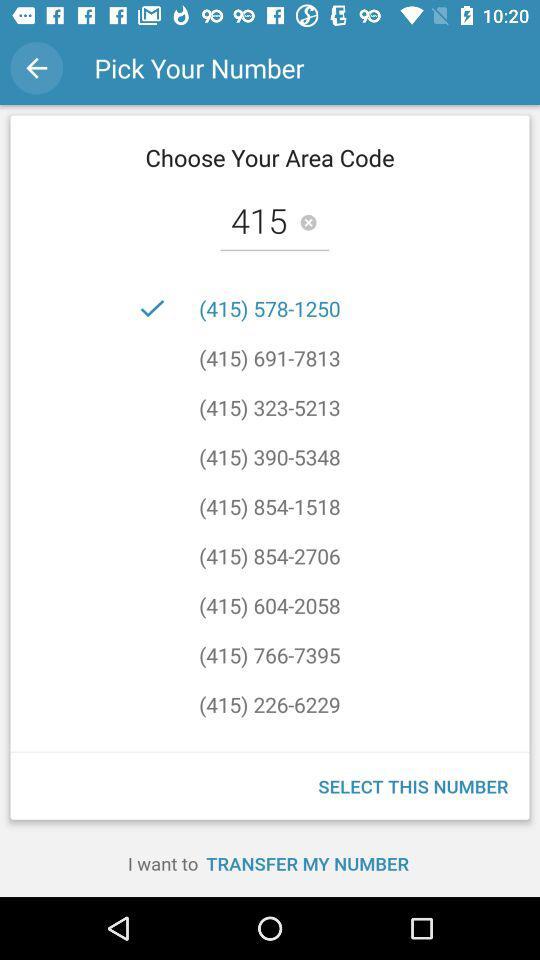  What do you see at coordinates (269, 308) in the screenshot?
I see `icon below the 415` at bounding box center [269, 308].